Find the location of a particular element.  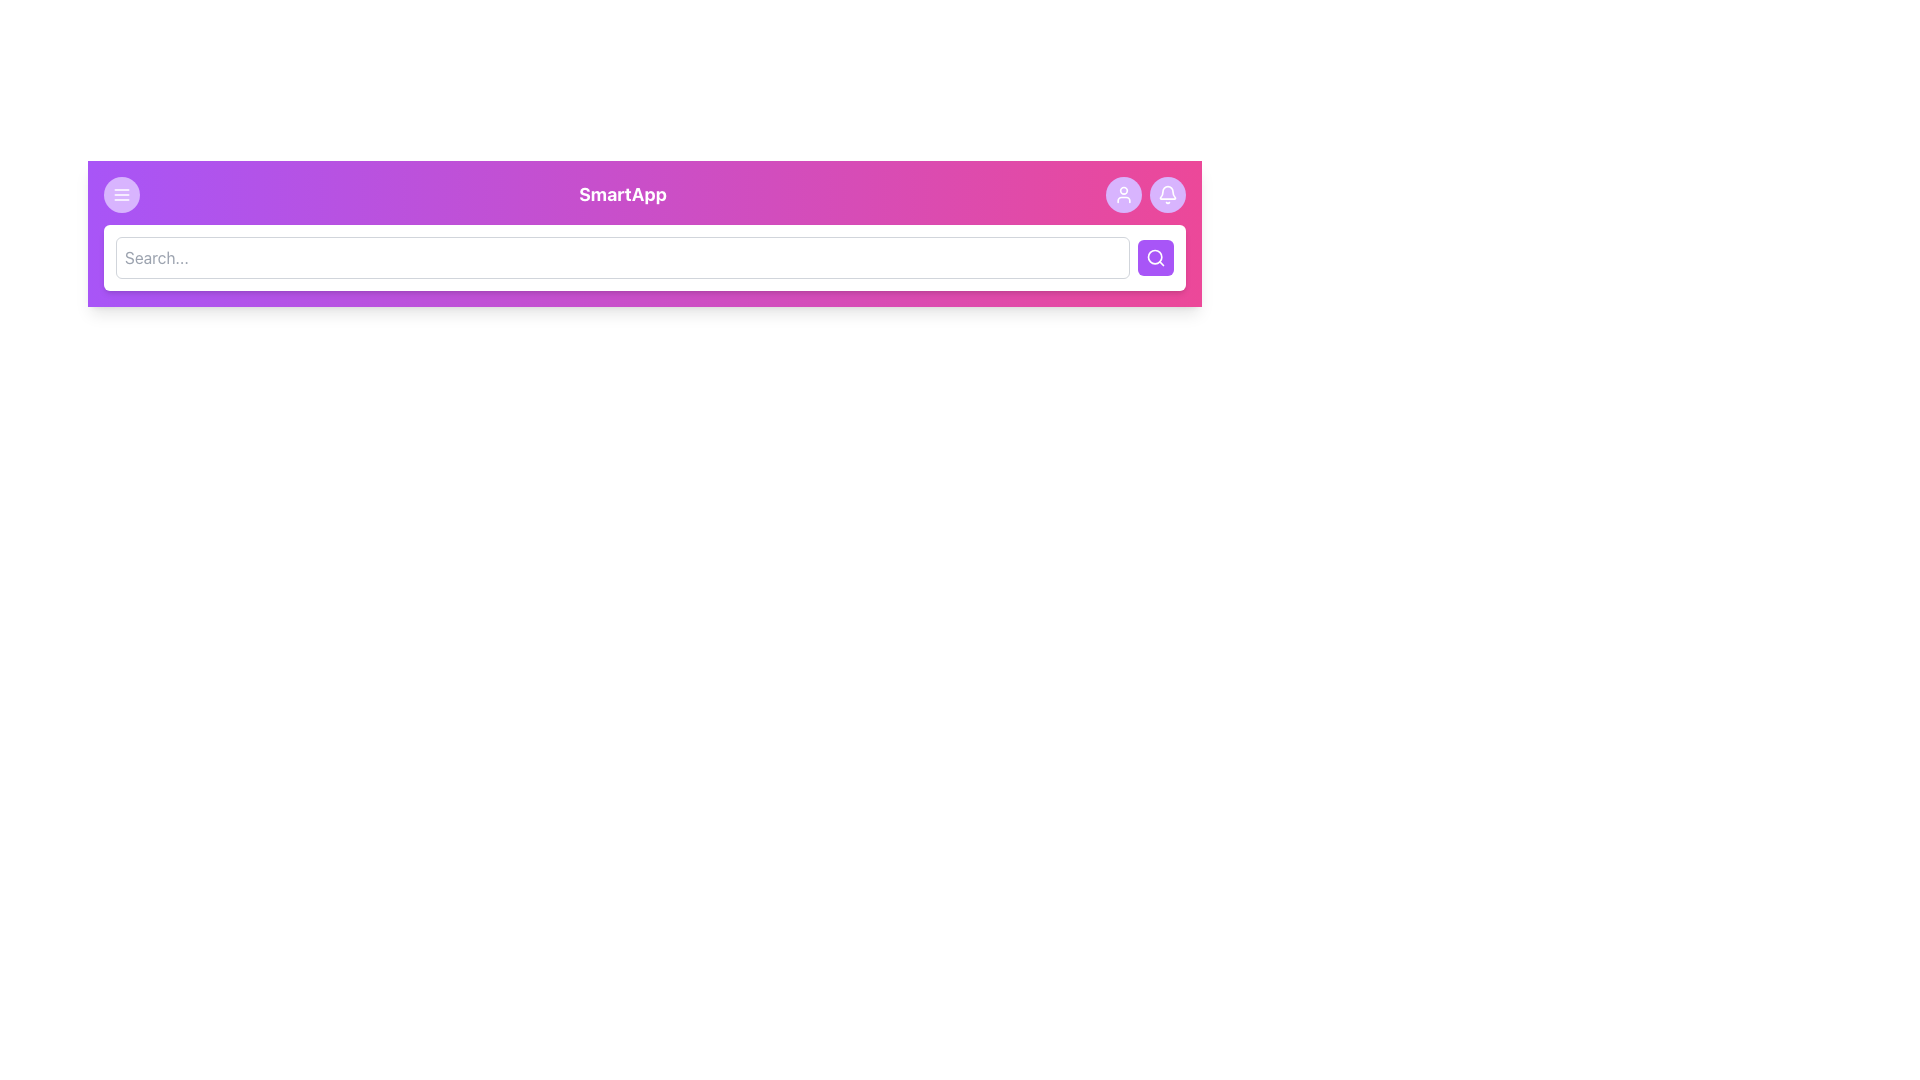

the menu button located at the leftmost side of the header bar is located at coordinates (120, 195).